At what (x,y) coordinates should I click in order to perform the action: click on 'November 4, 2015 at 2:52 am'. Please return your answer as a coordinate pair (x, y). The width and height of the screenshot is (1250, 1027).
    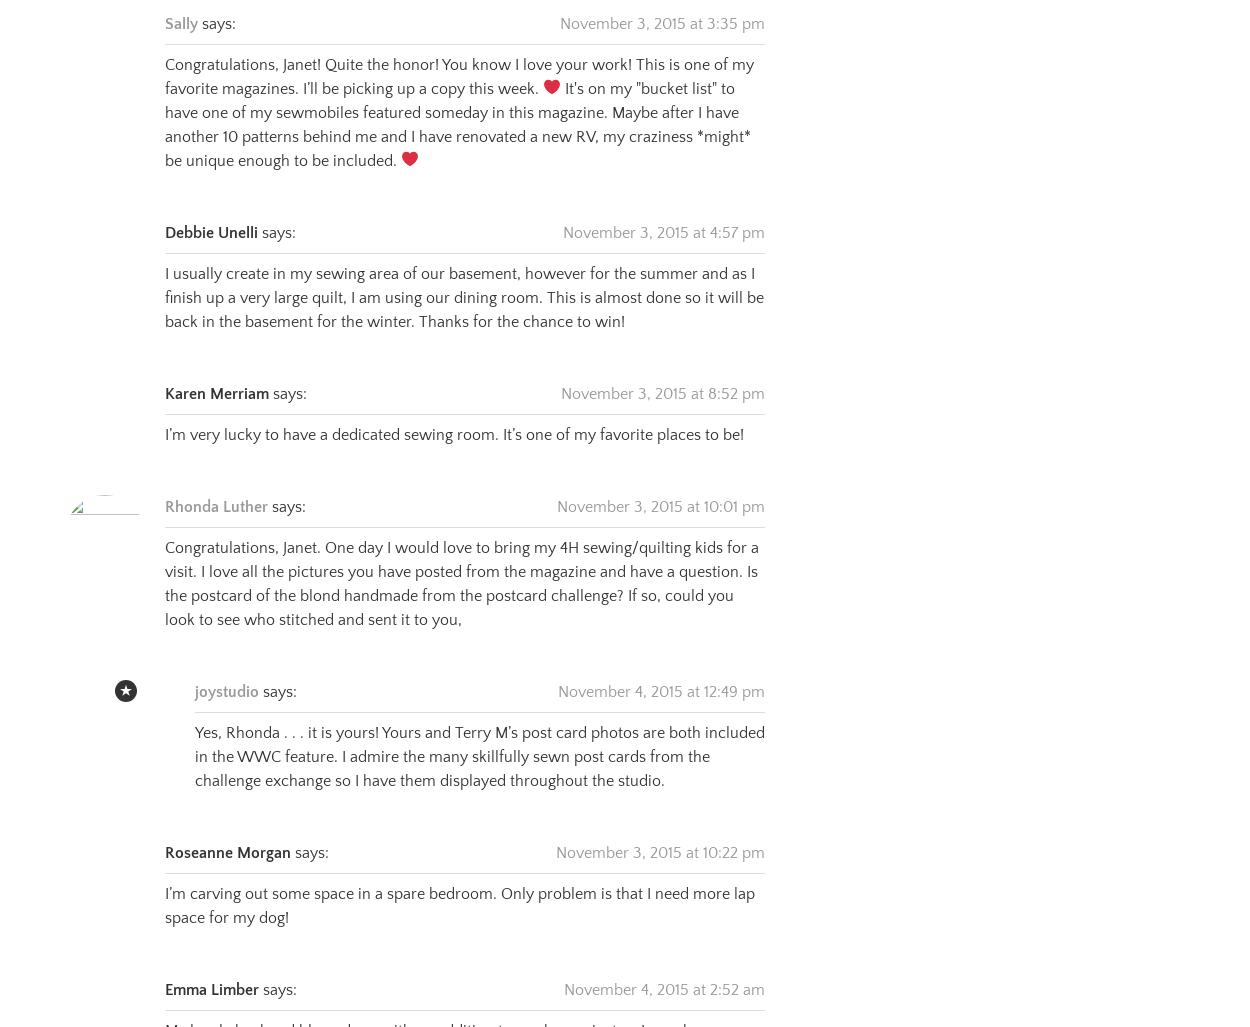
    Looking at the image, I should click on (563, 964).